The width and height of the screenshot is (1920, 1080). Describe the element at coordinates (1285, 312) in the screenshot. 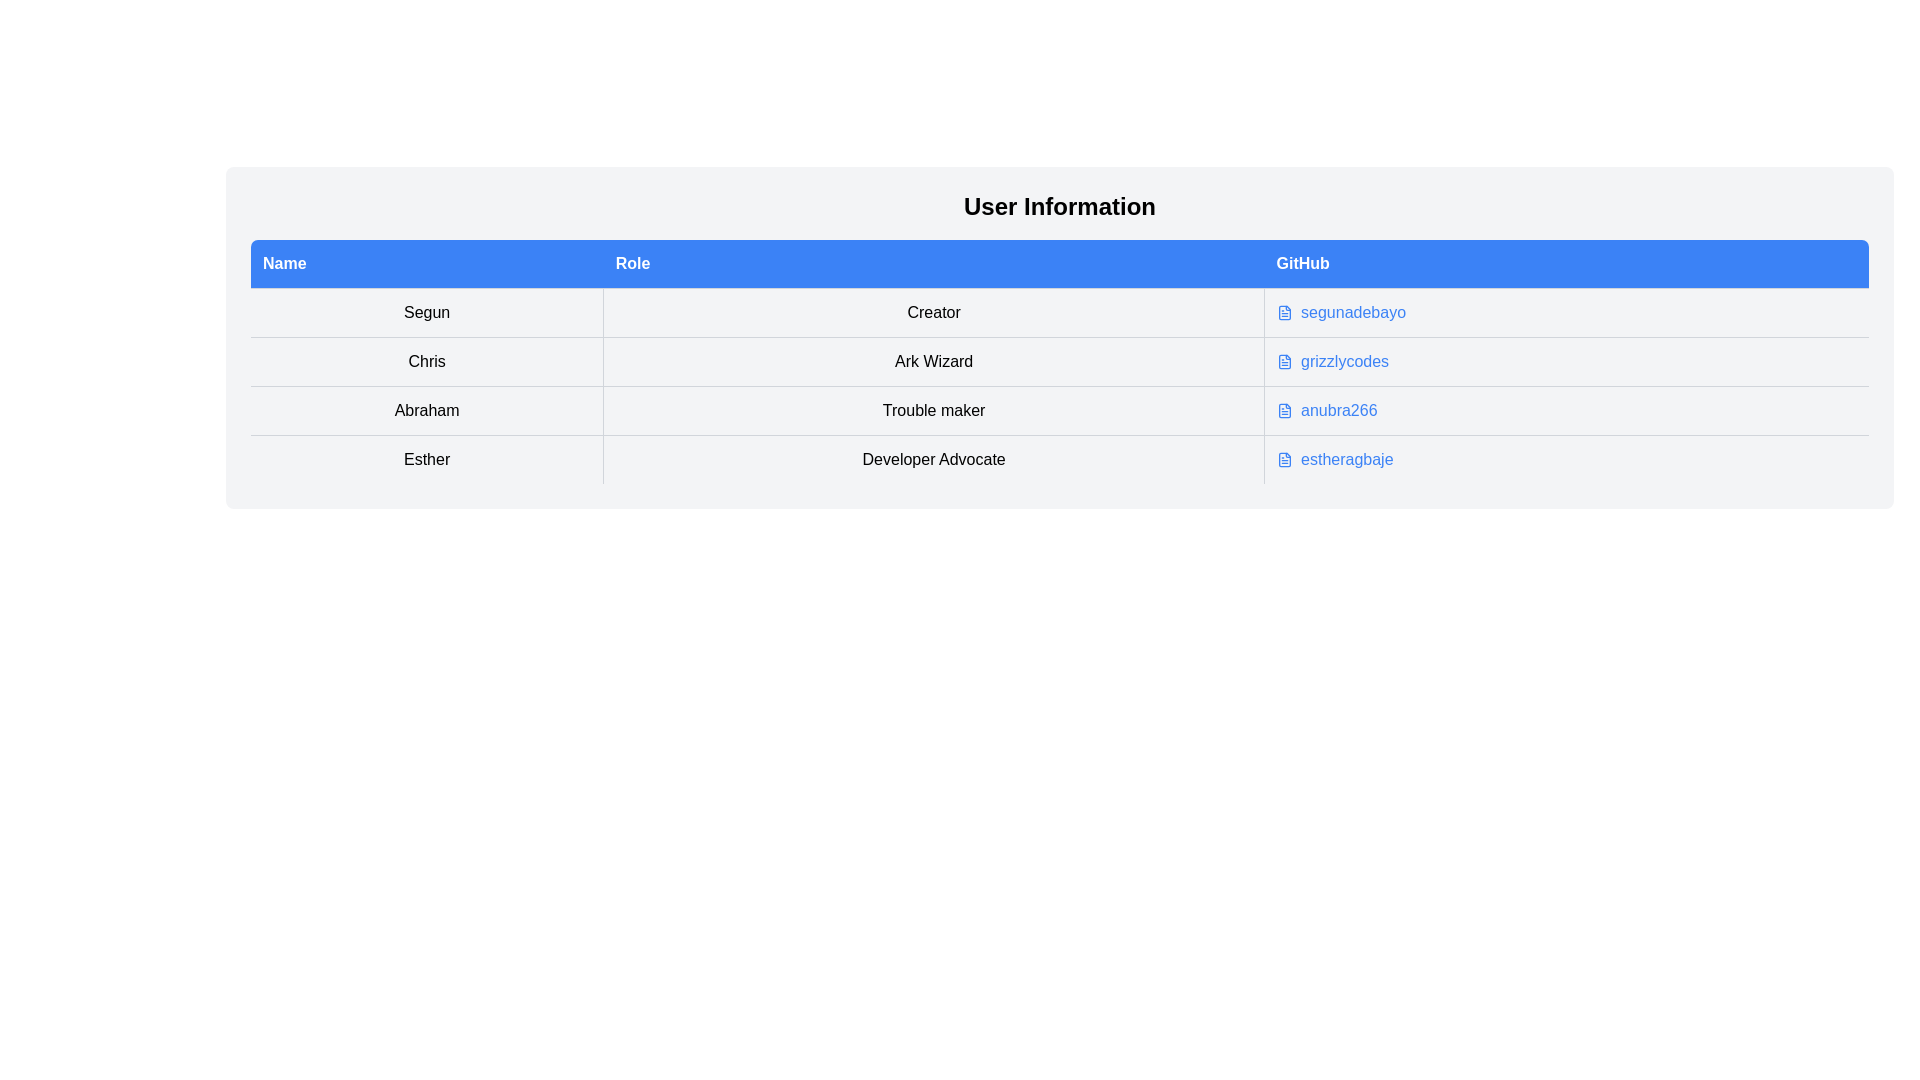

I see `the small blue file icon located to the immediate left of the bolded text 'segunadebayo' in the first row of the GitHub column to follow the link` at that location.